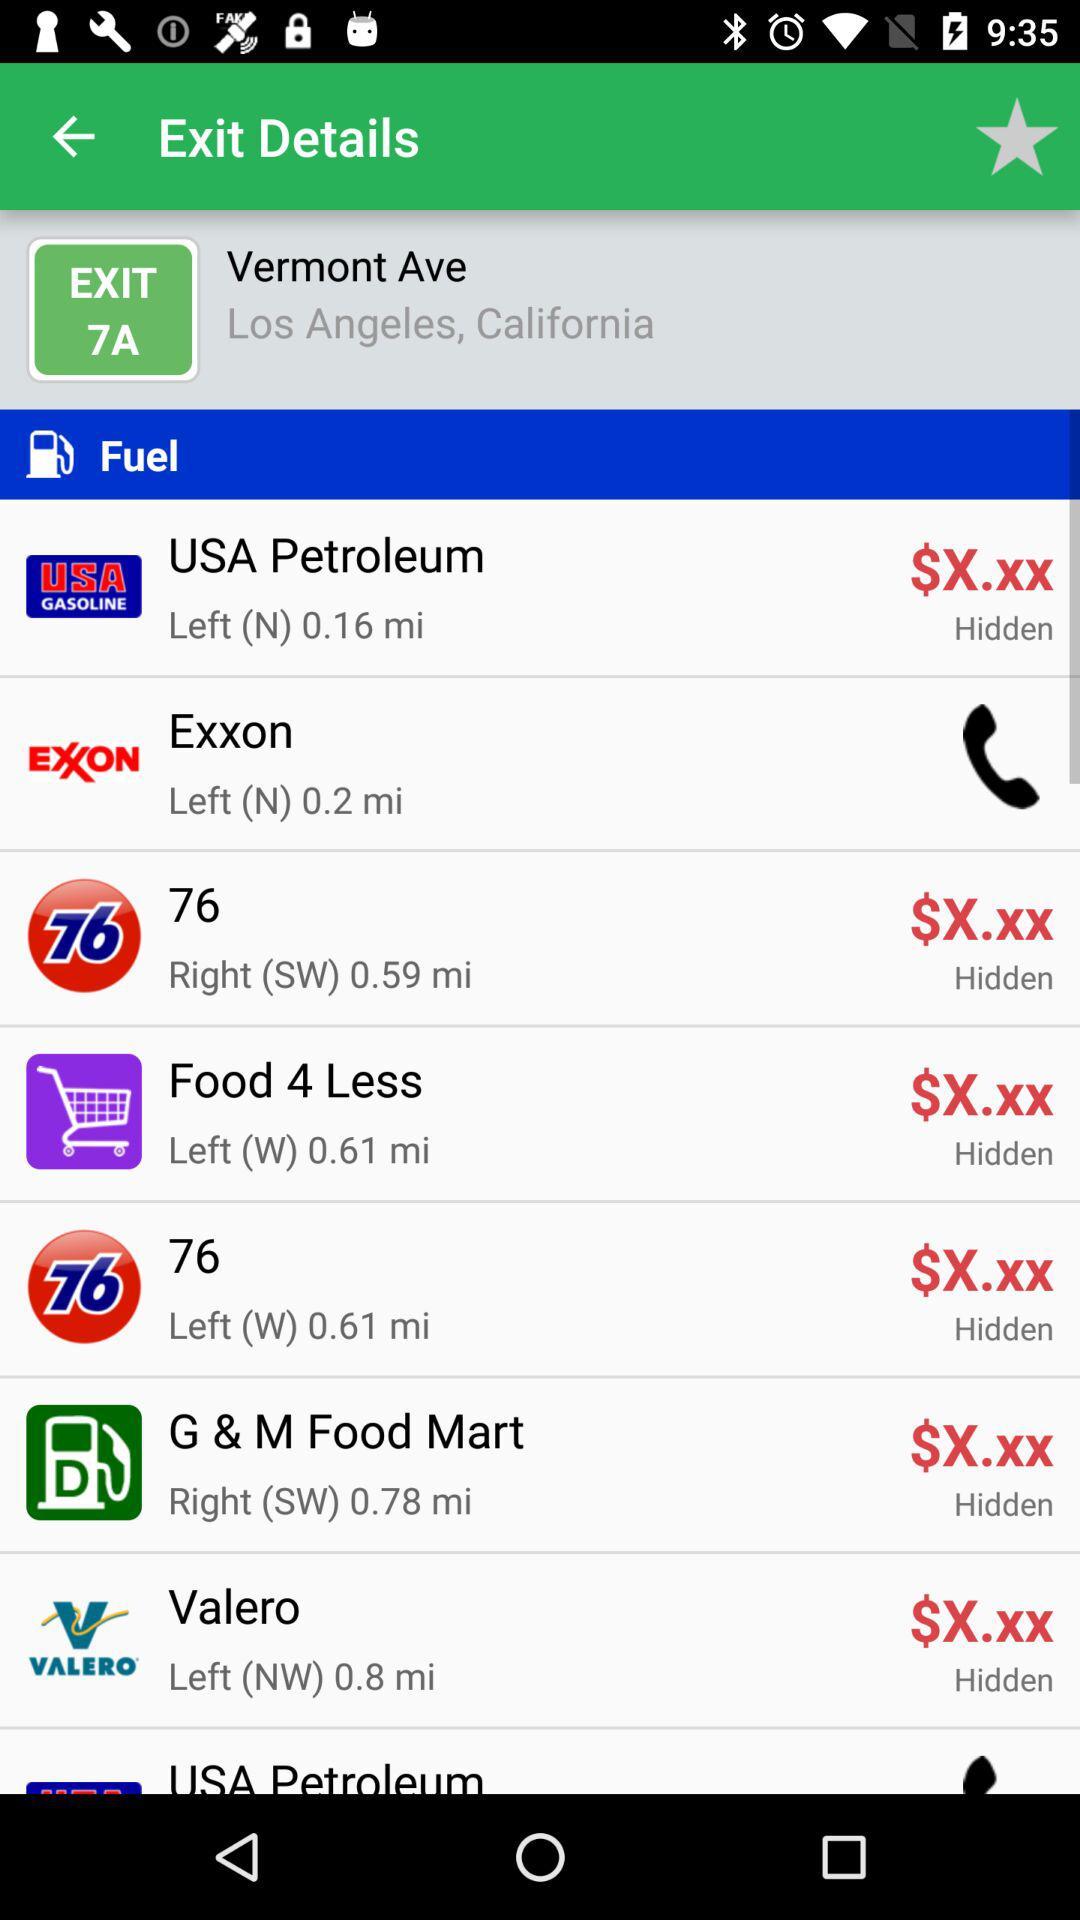  What do you see at coordinates (524, 741) in the screenshot?
I see `icon above the left n 0 item` at bounding box center [524, 741].